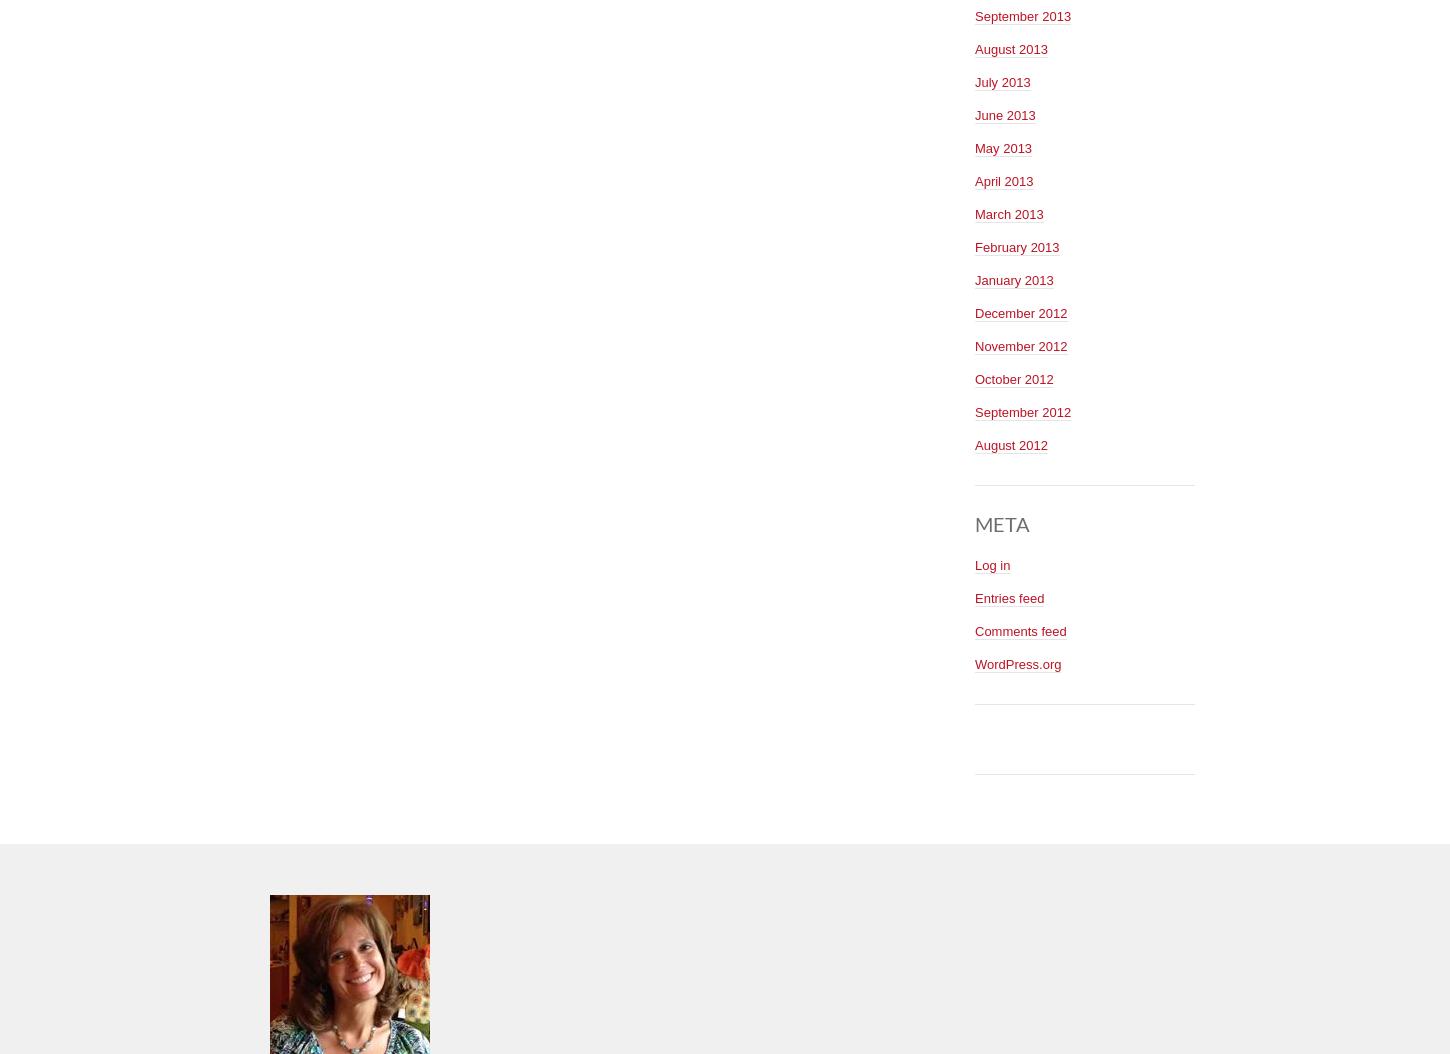  I want to click on 'September 2012', so click(974, 410).